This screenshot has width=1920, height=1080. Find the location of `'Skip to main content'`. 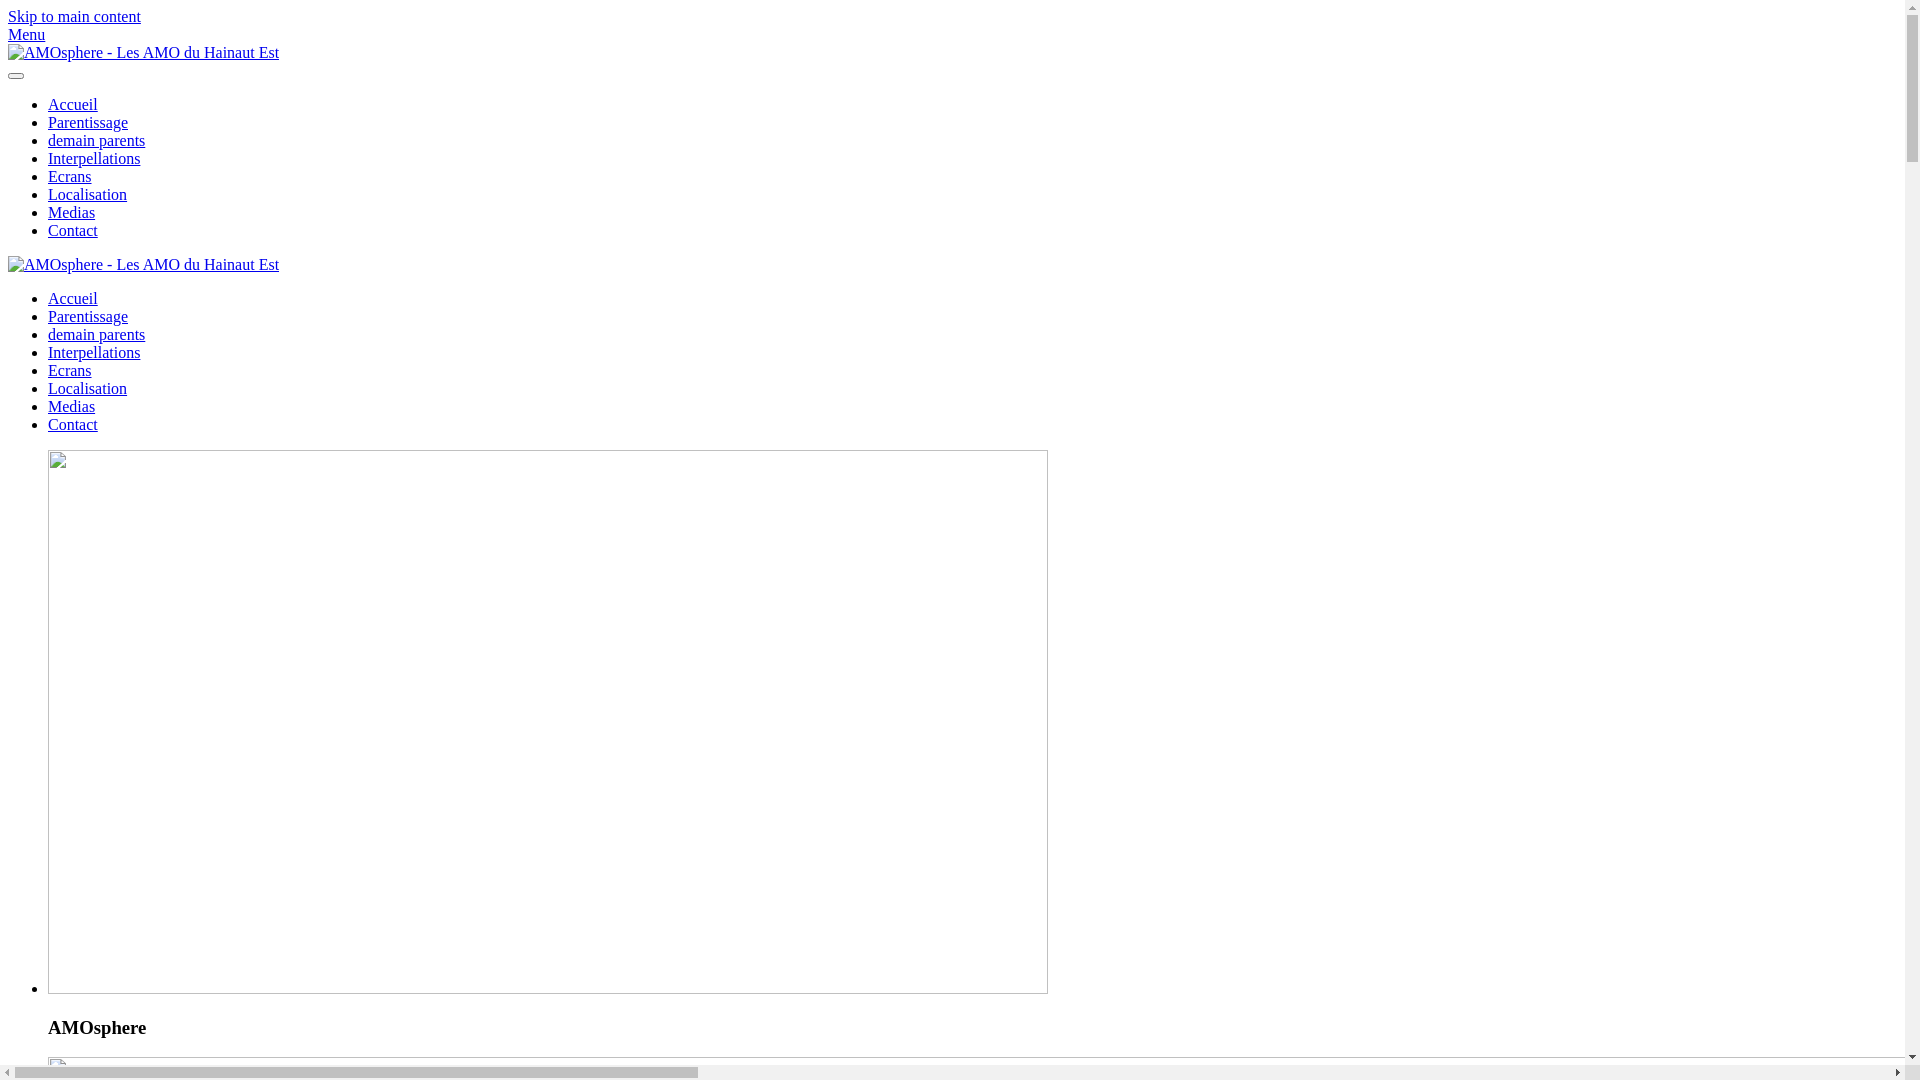

'Skip to main content' is located at coordinates (74, 16).